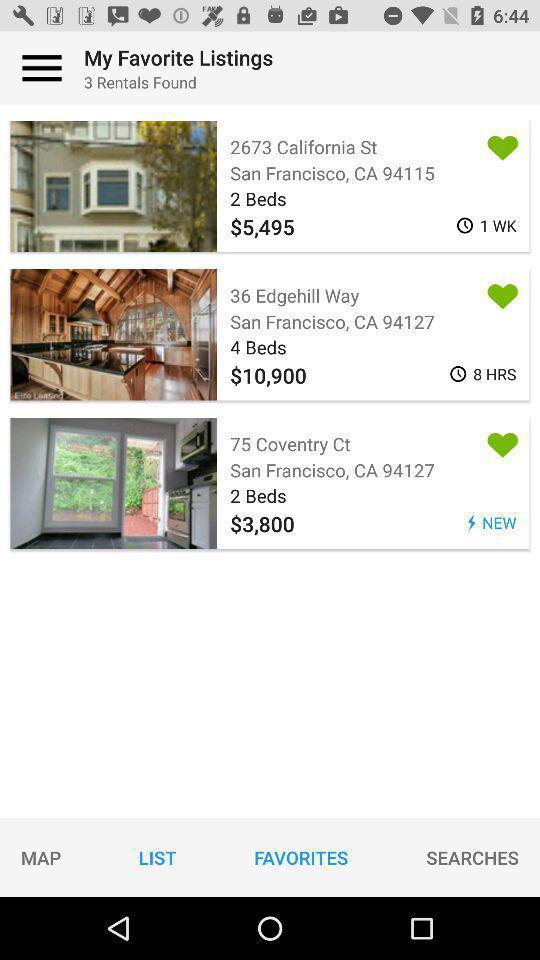 This screenshot has height=960, width=540. What do you see at coordinates (156, 856) in the screenshot?
I see `item to the left of favorites icon` at bounding box center [156, 856].